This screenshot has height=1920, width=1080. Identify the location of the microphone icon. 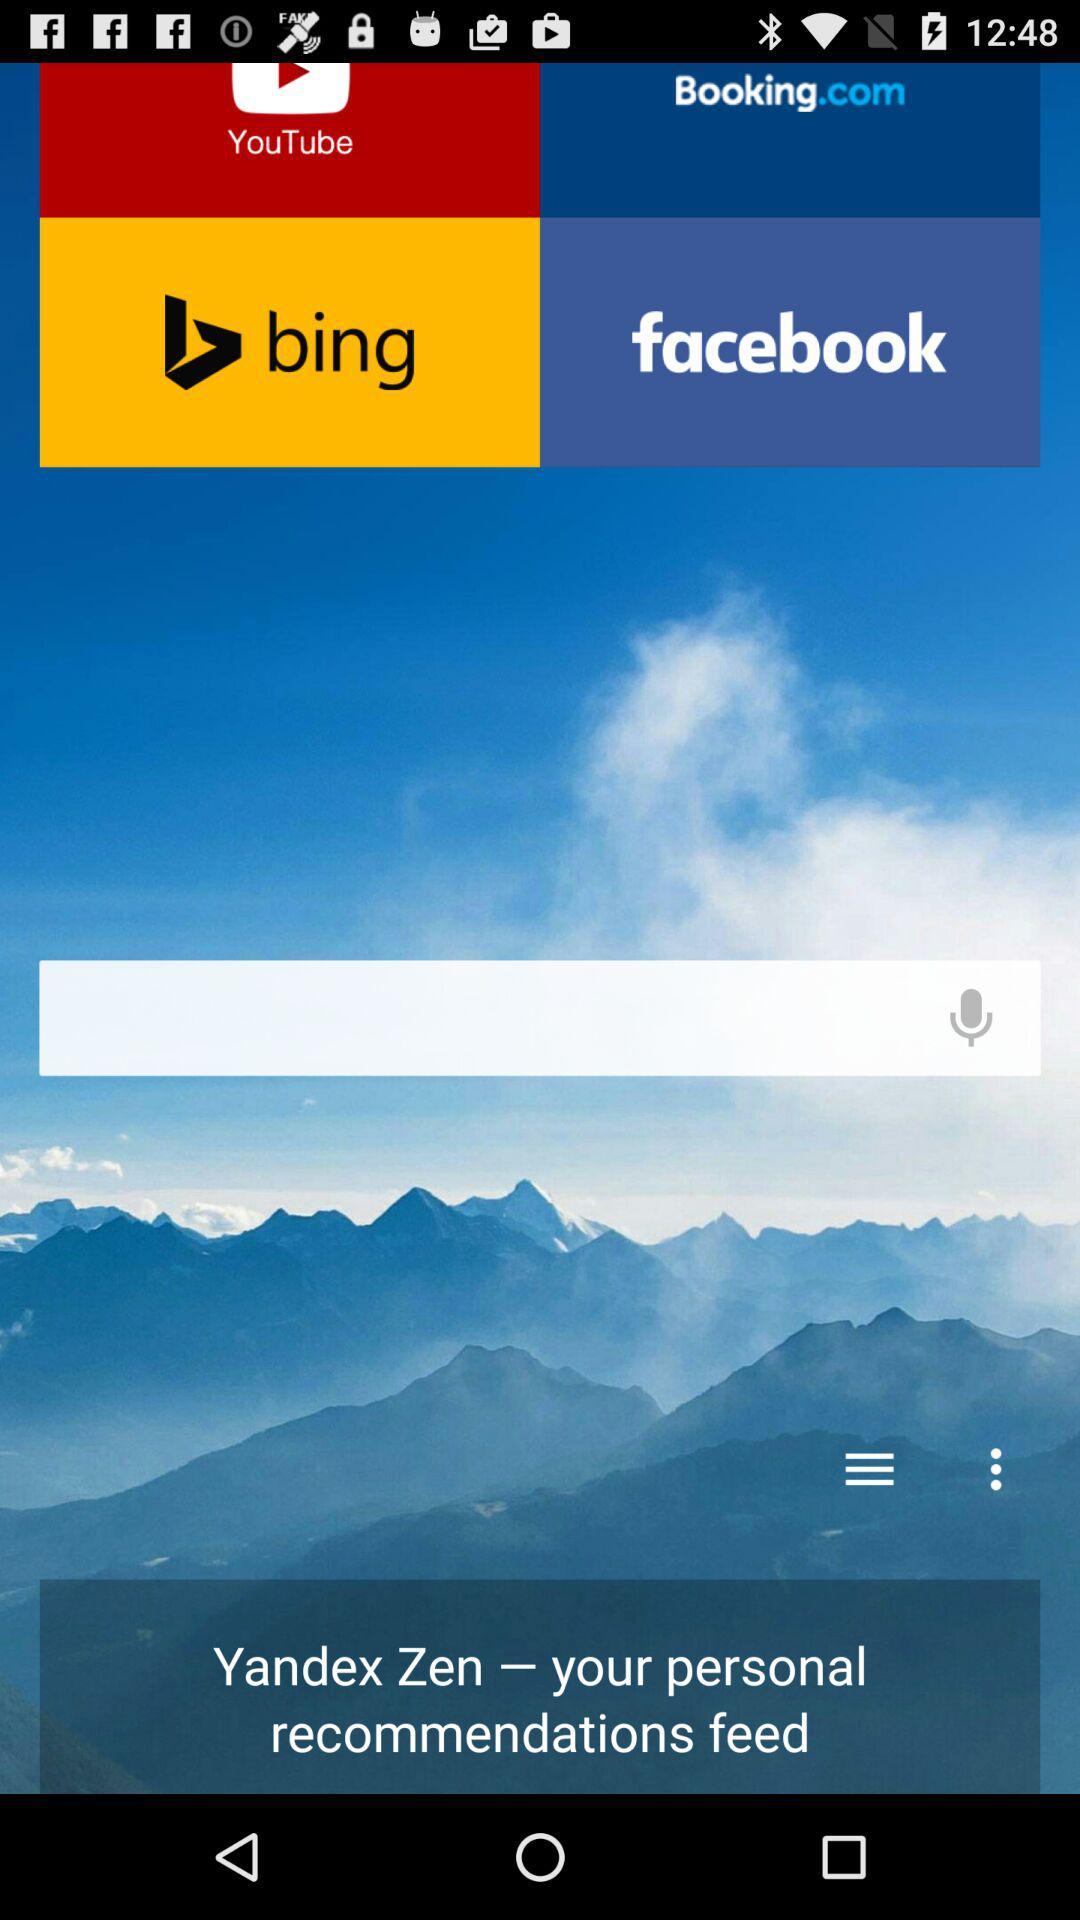
(970, 1088).